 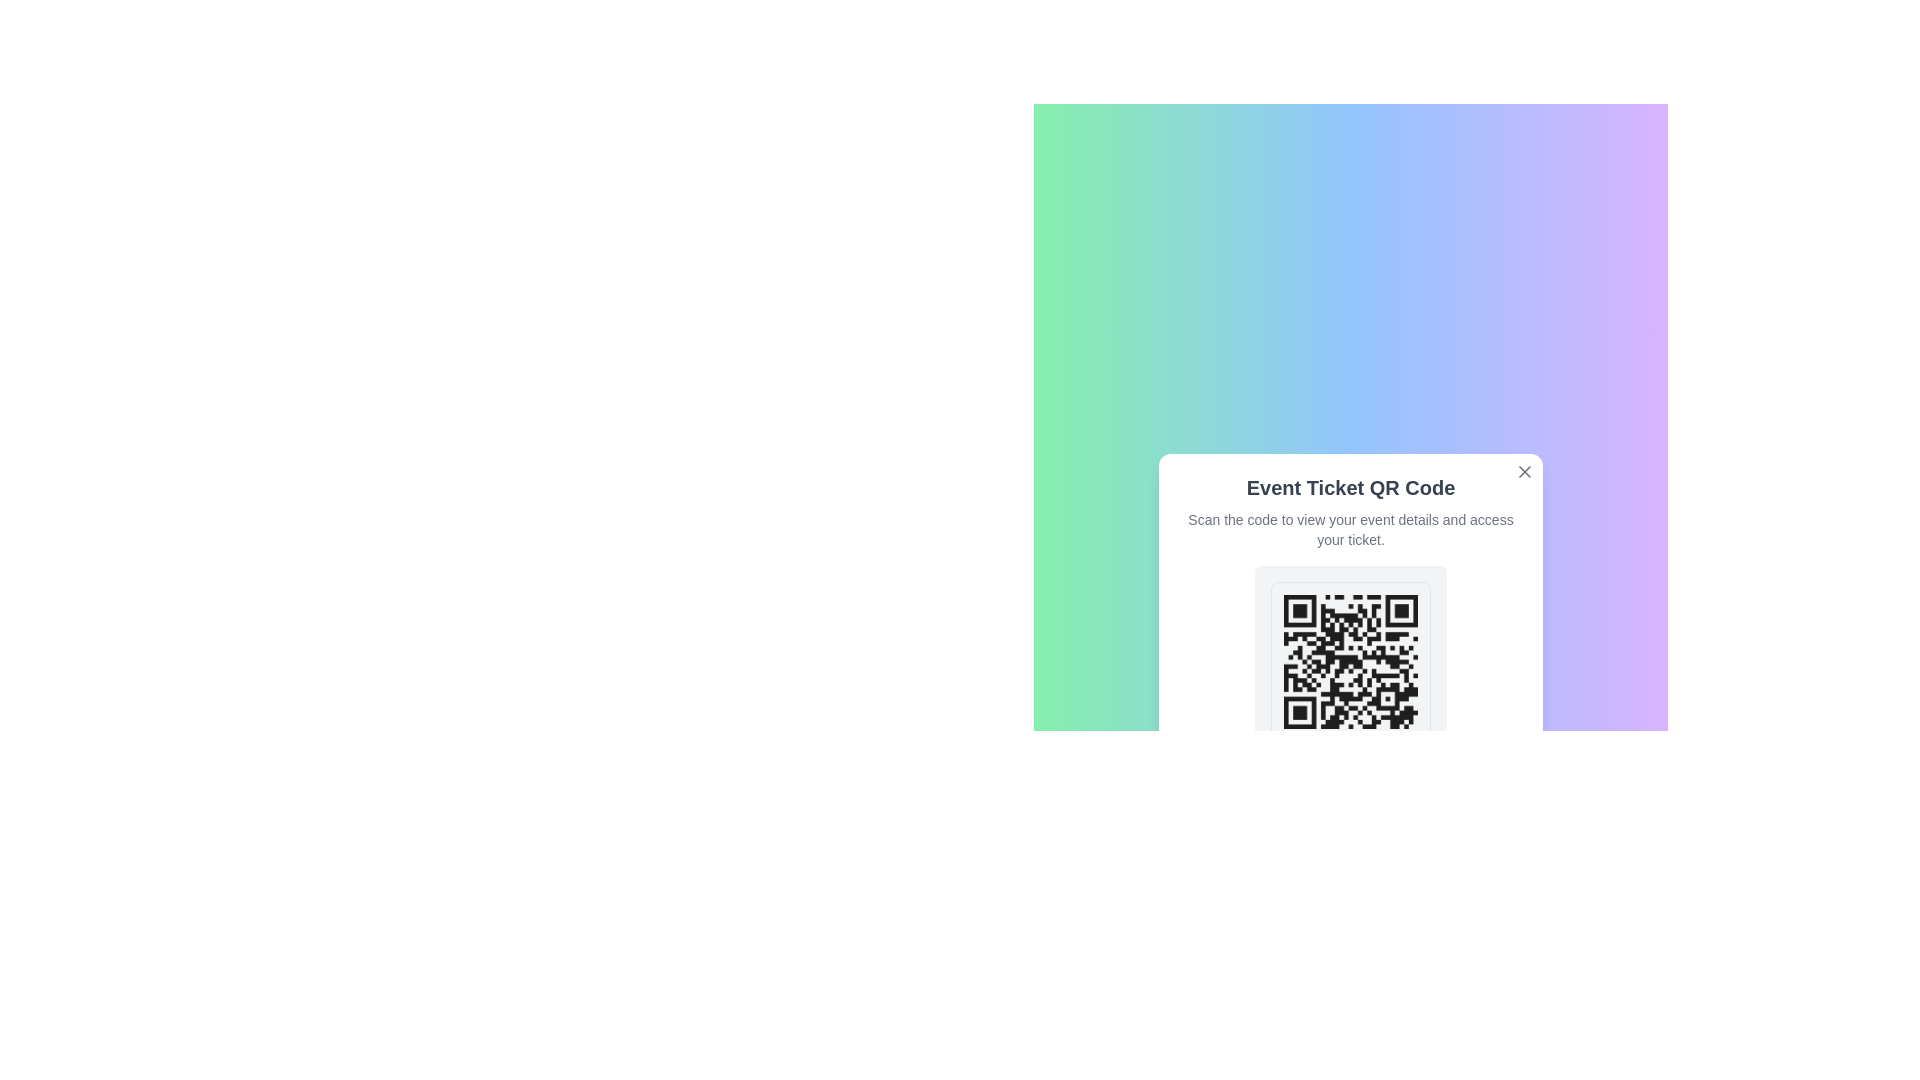 What do you see at coordinates (1524, 471) in the screenshot?
I see `the Close button, which is a minimalistic diagonal cross ('X') shape located at the top-right corner of the 'Event Ticket QR Code' dialog window, to possibly see a tooltip` at bounding box center [1524, 471].